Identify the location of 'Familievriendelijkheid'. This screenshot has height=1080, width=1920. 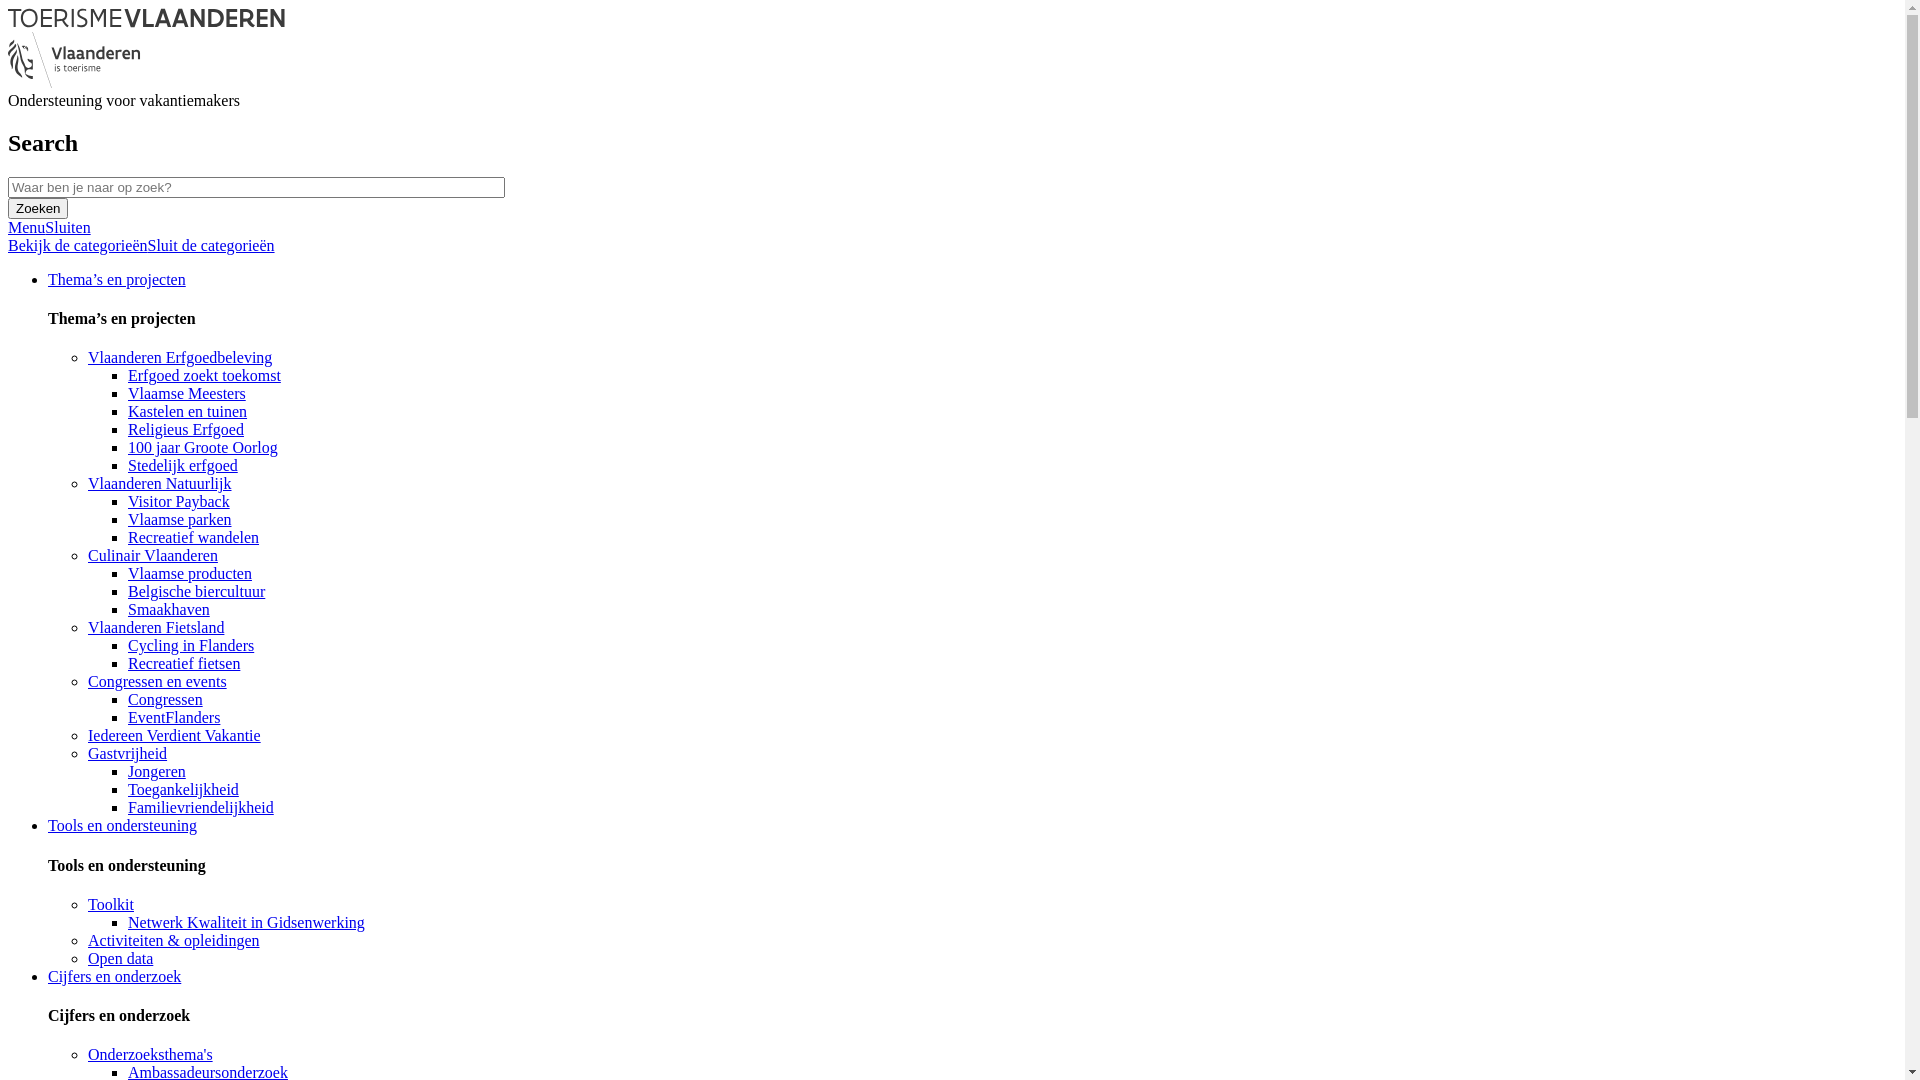
(201, 806).